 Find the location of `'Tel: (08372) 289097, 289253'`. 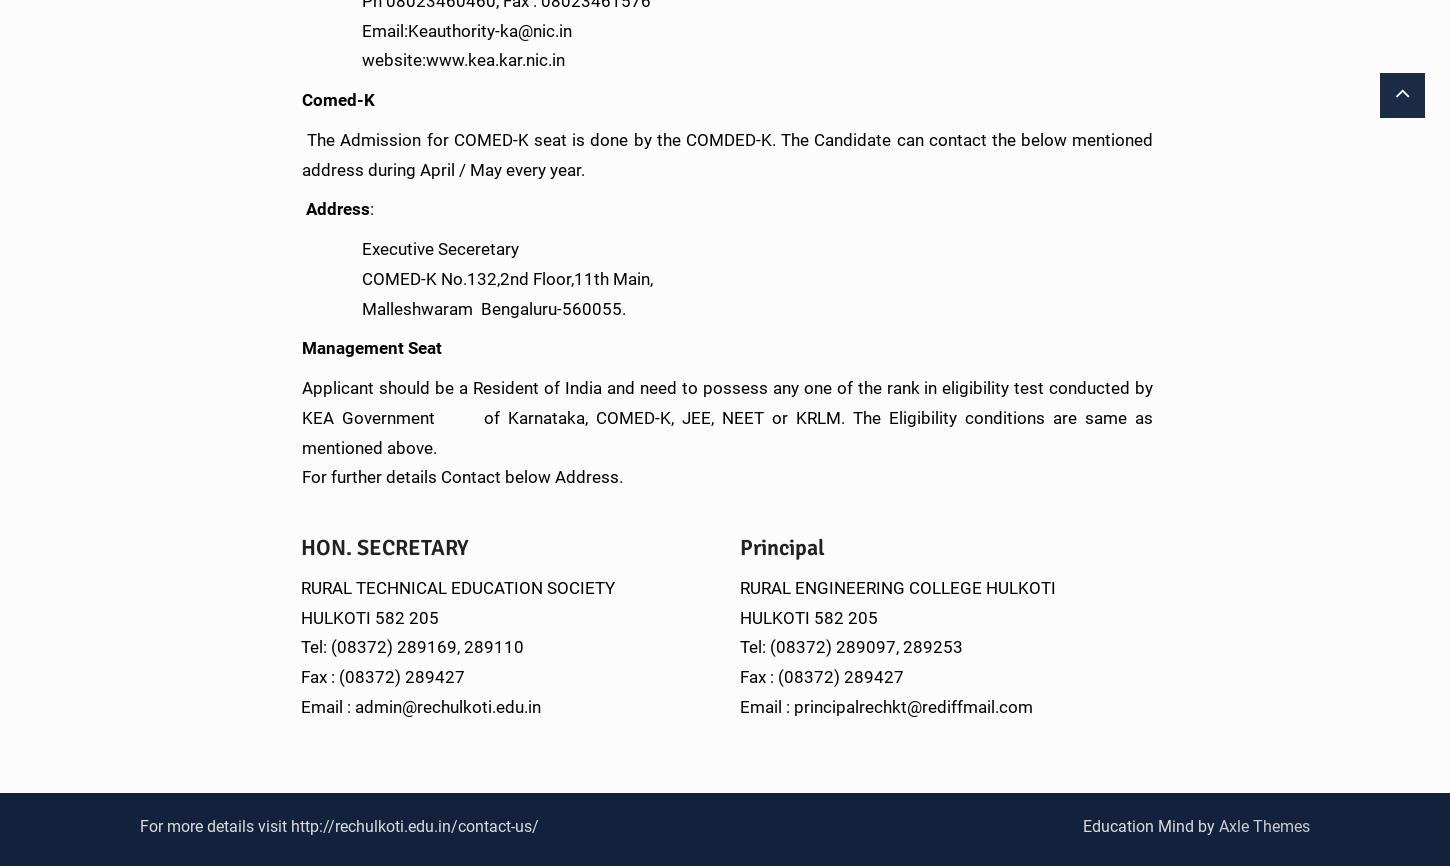

'Tel: (08372) 289097, 289253' is located at coordinates (849, 646).